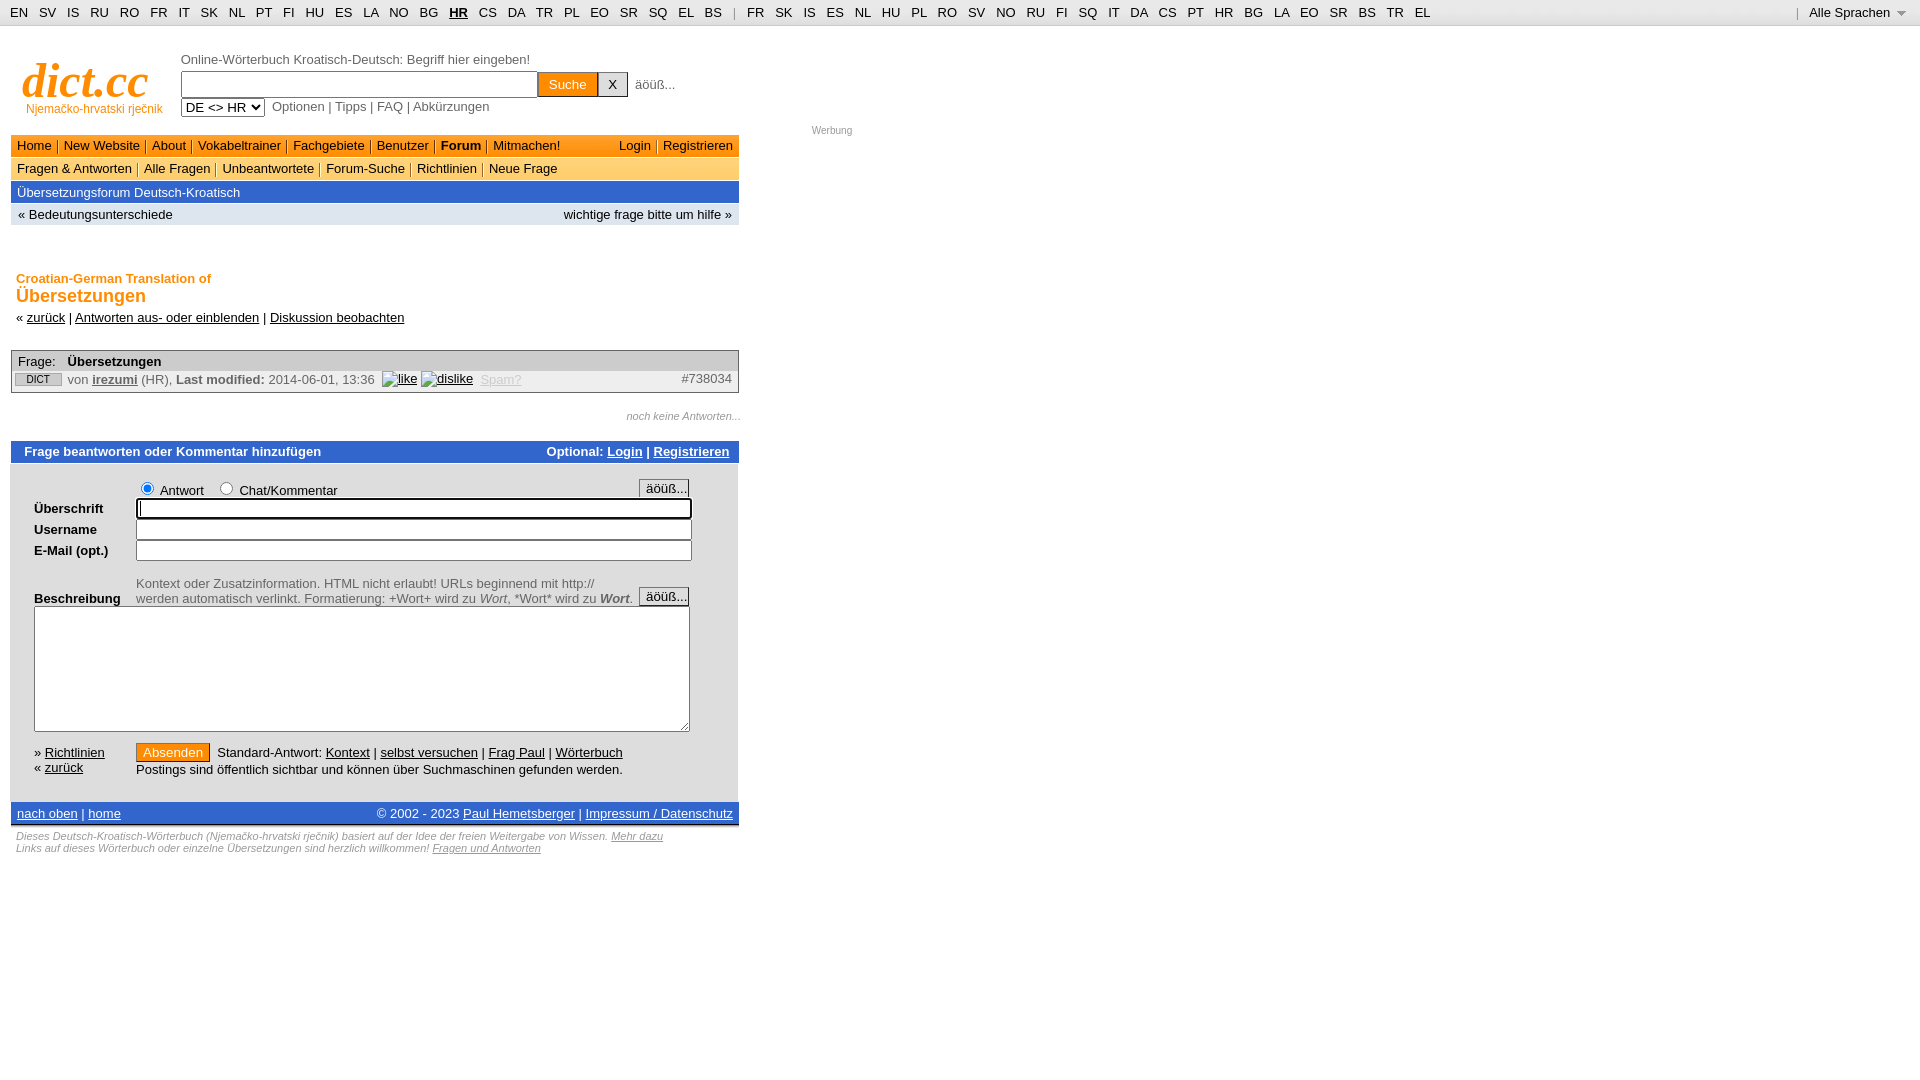 This screenshot has width=1920, height=1080. What do you see at coordinates (271, 106) in the screenshot?
I see `'Optionen'` at bounding box center [271, 106].